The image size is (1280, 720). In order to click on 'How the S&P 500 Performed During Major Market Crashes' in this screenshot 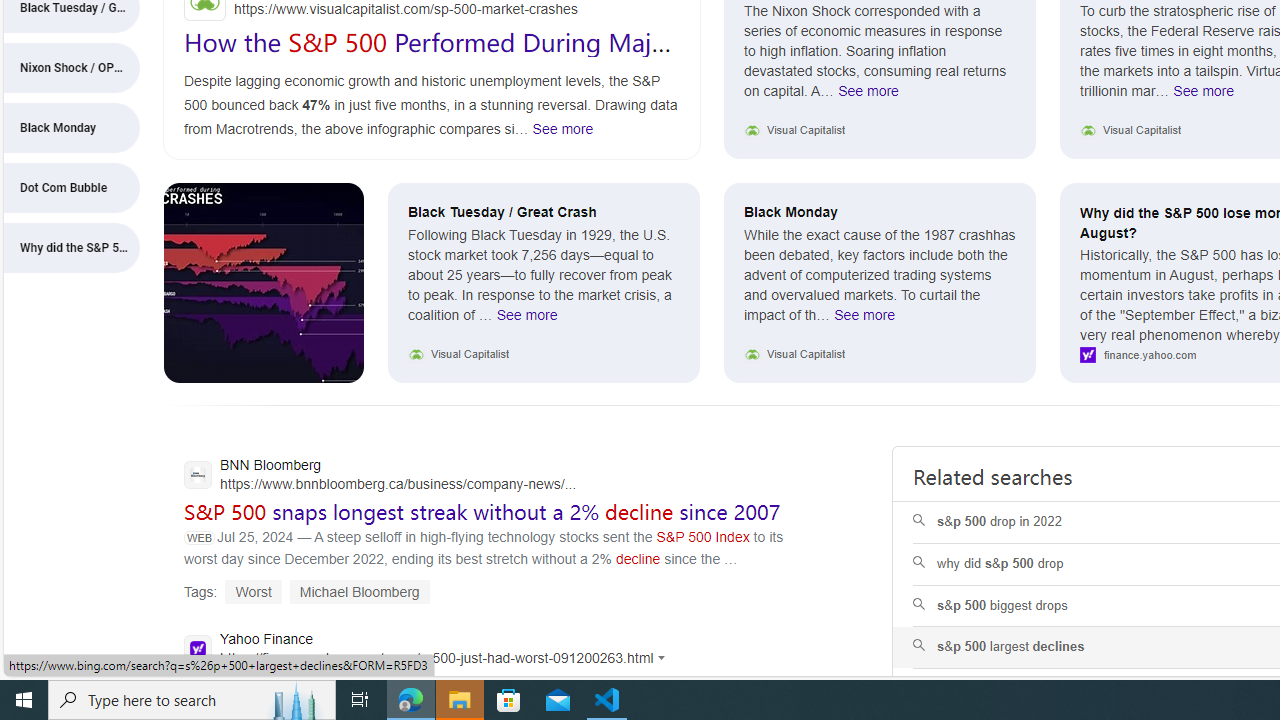, I will do `click(429, 55)`.